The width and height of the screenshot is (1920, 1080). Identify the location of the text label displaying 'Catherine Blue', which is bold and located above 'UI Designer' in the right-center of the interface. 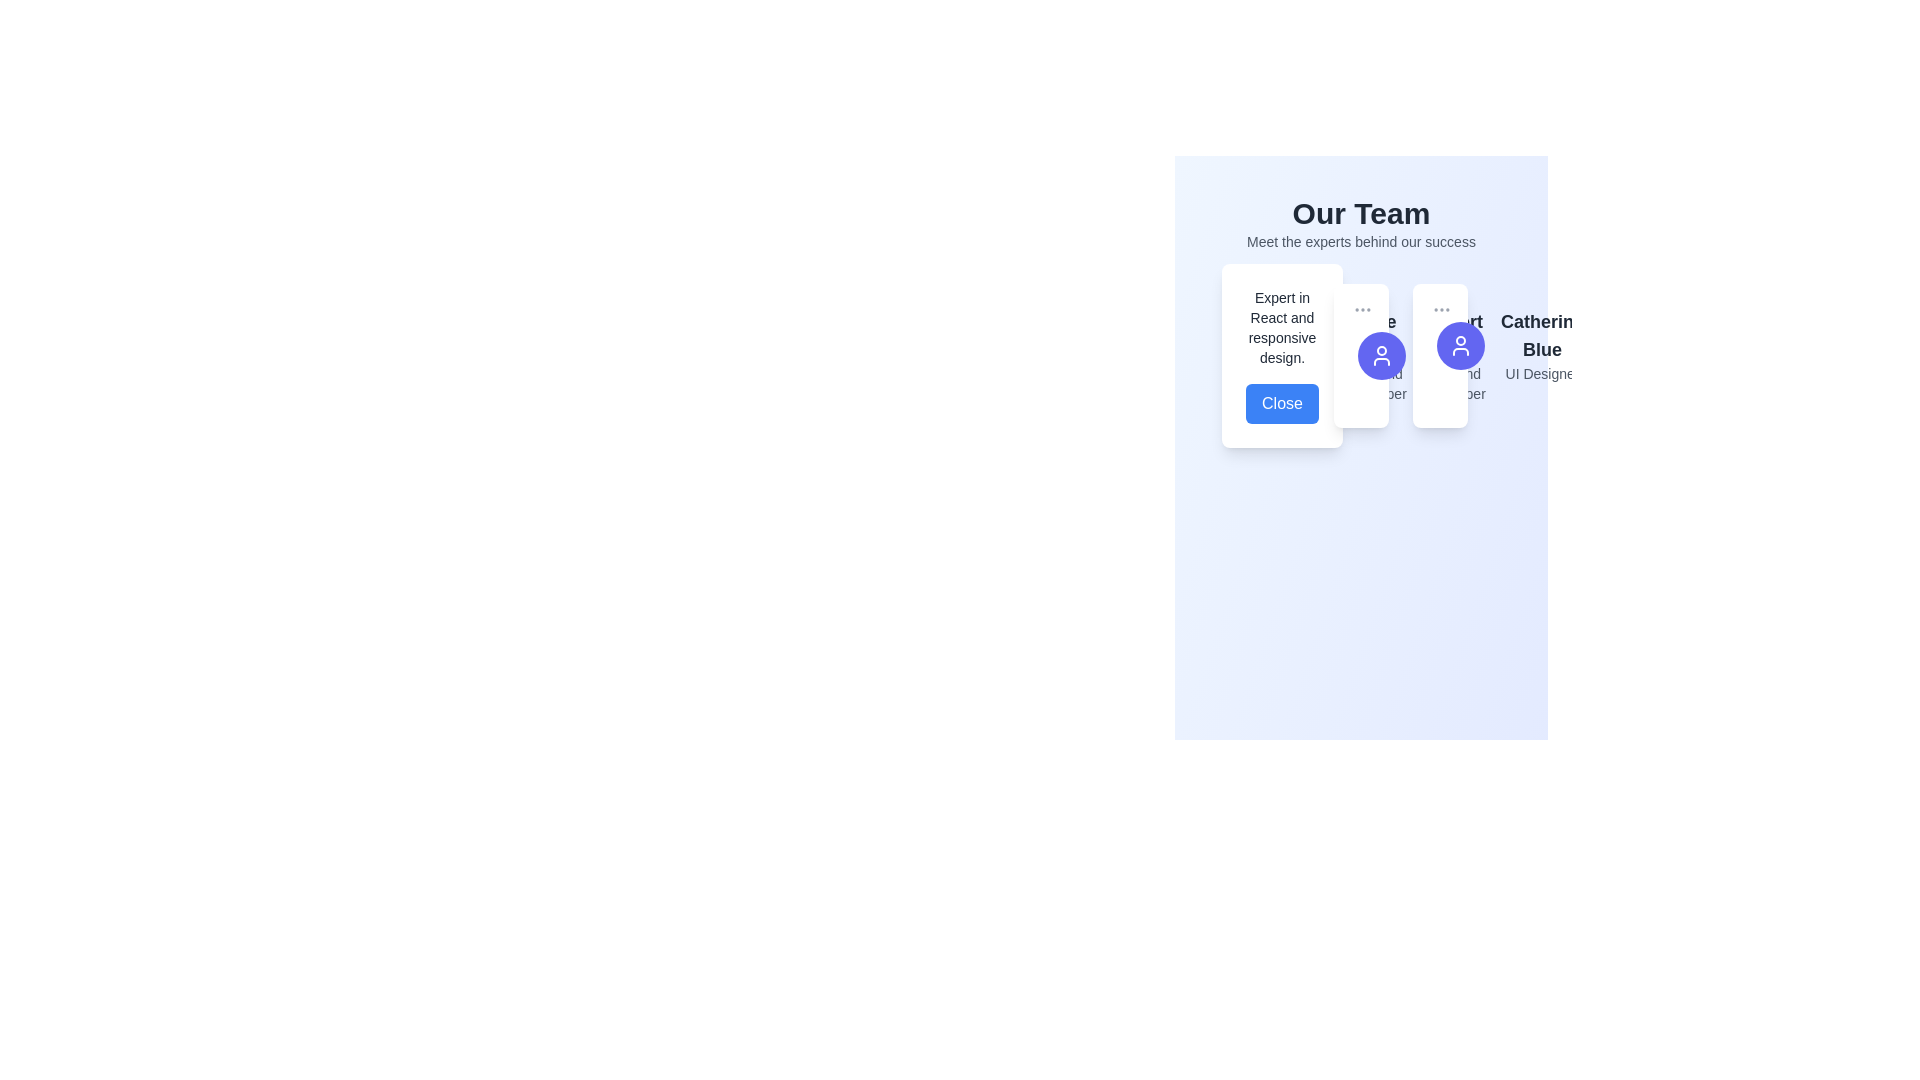
(1541, 334).